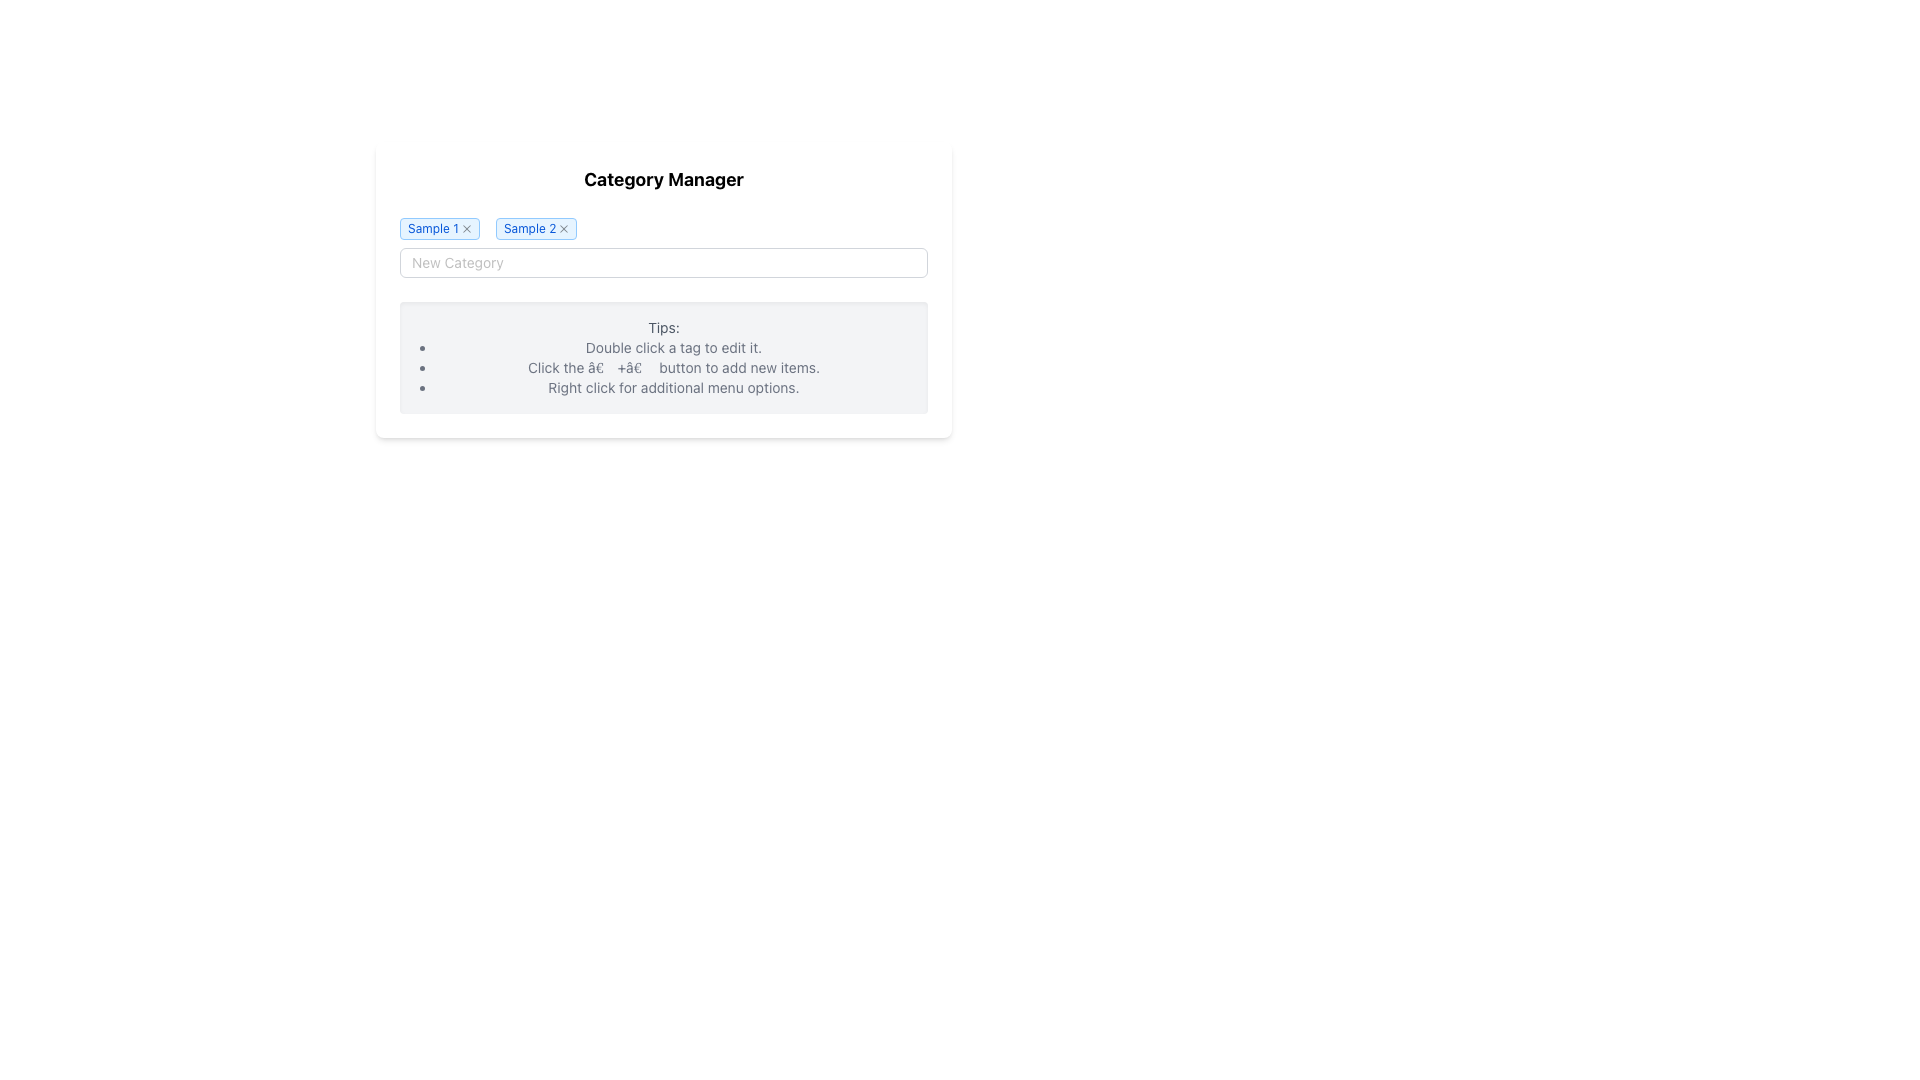 Image resolution: width=1920 pixels, height=1080 pixels. What do you see at coordinates (563, 228) in the screenshot?
I see `the close icon button located at the far-right edge of the 'Sample 2' tag` at bounding box center [563, 228].